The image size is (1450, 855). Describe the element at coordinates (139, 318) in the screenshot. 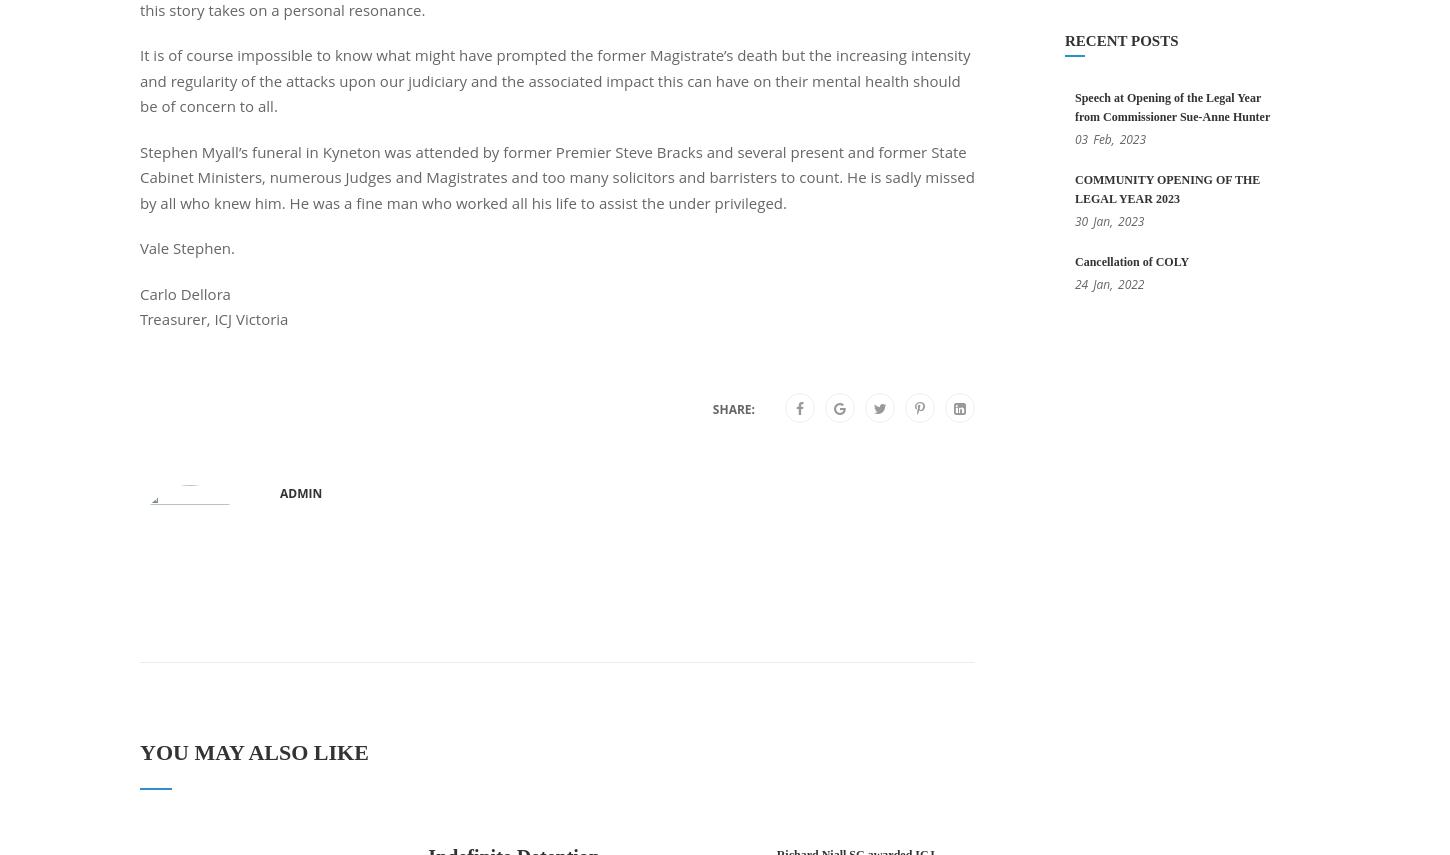

I see `'Treasurer, ICJ Victoria'` at that location.